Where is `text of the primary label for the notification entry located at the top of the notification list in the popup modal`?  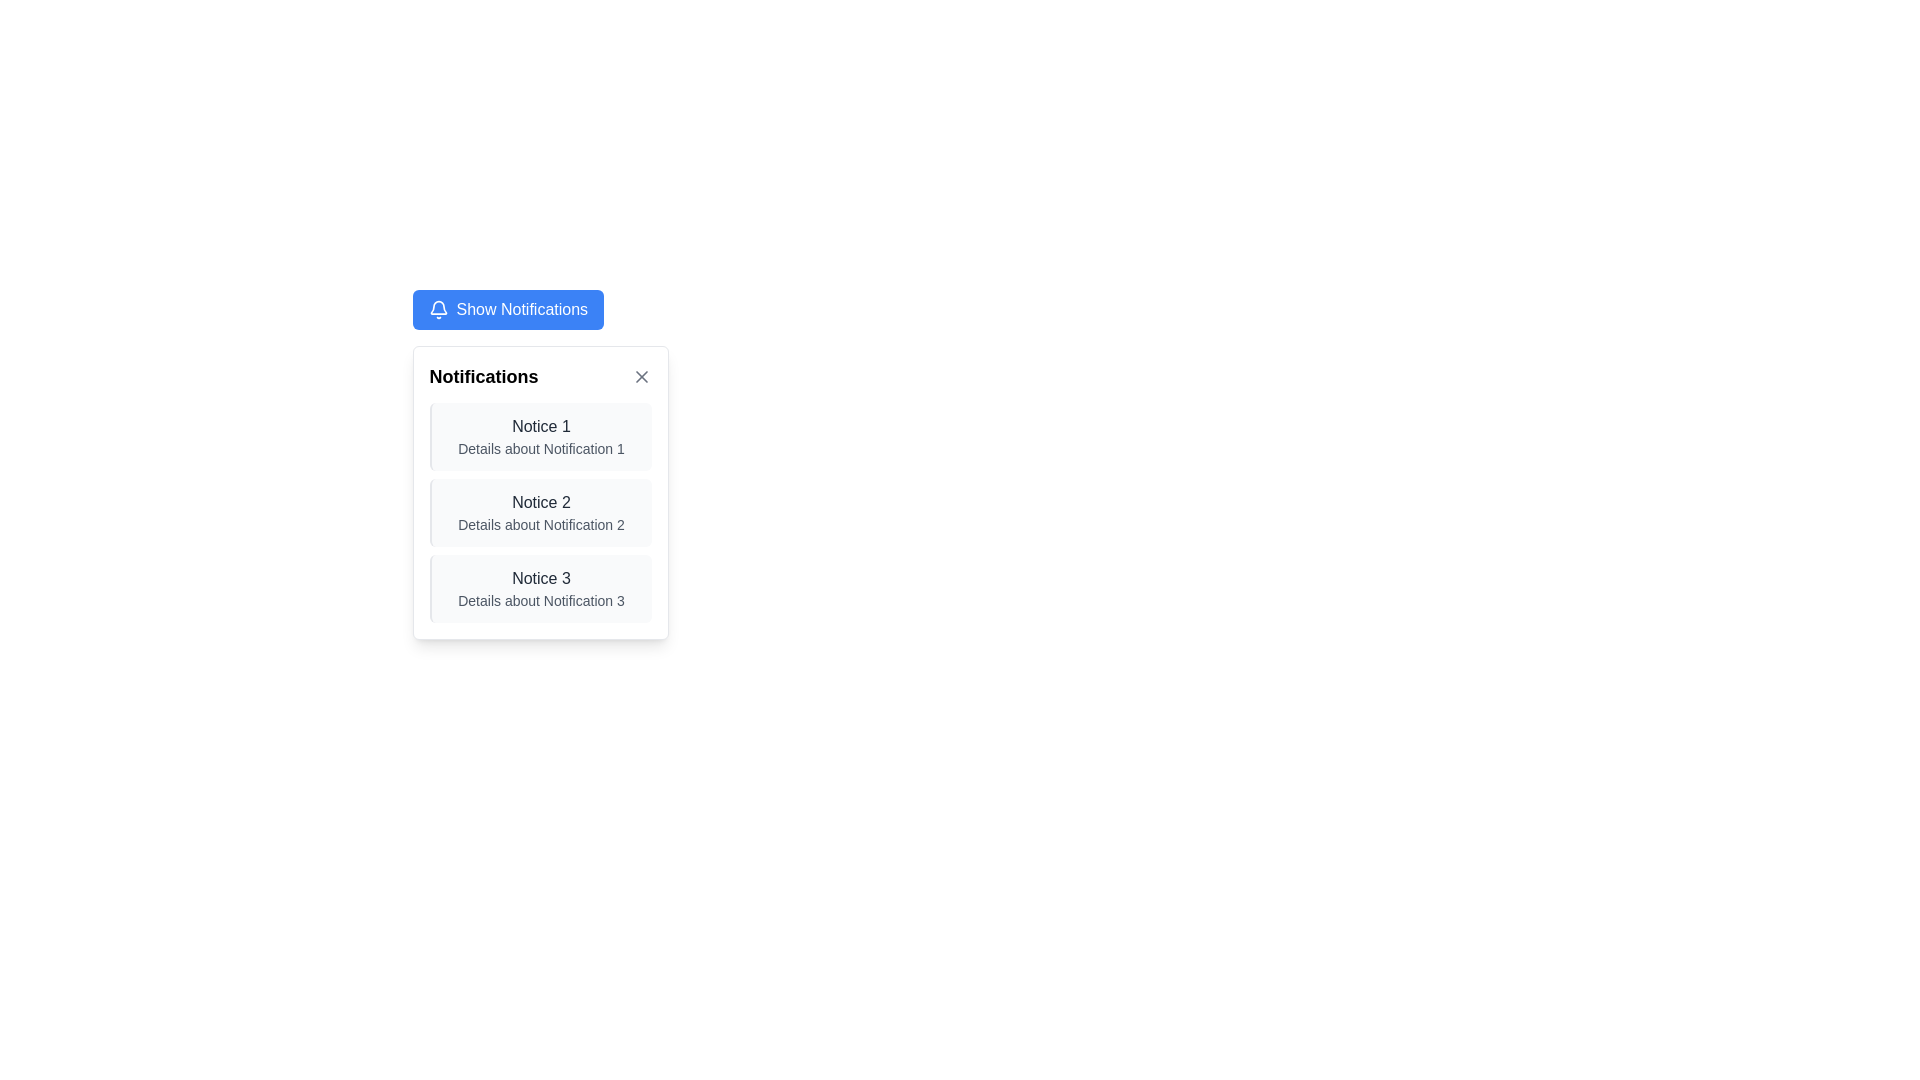
text of the primary label for the notification entry located at the top of the notification list in the popup modal is located at coordinates (541, 426).